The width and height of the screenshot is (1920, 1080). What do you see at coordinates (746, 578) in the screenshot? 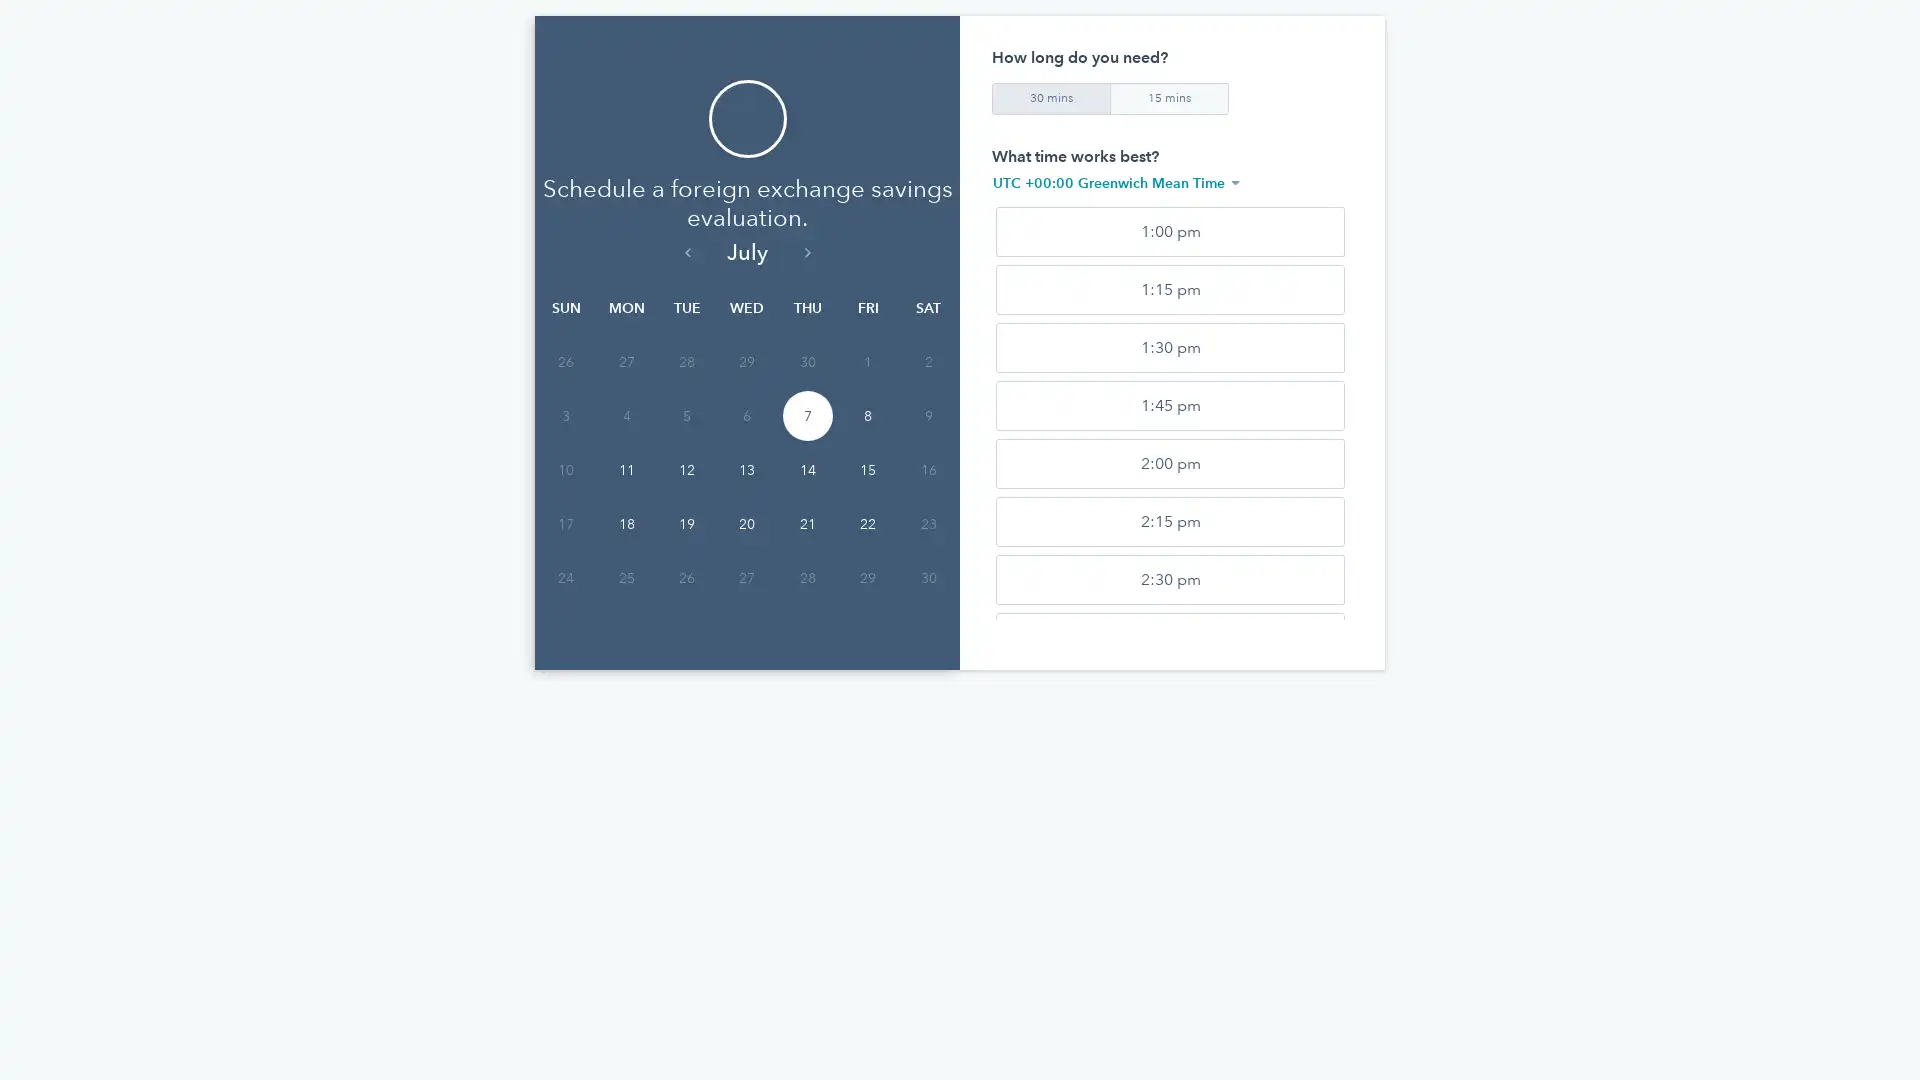
I see `July 27th` at bounding box center [746, 578].